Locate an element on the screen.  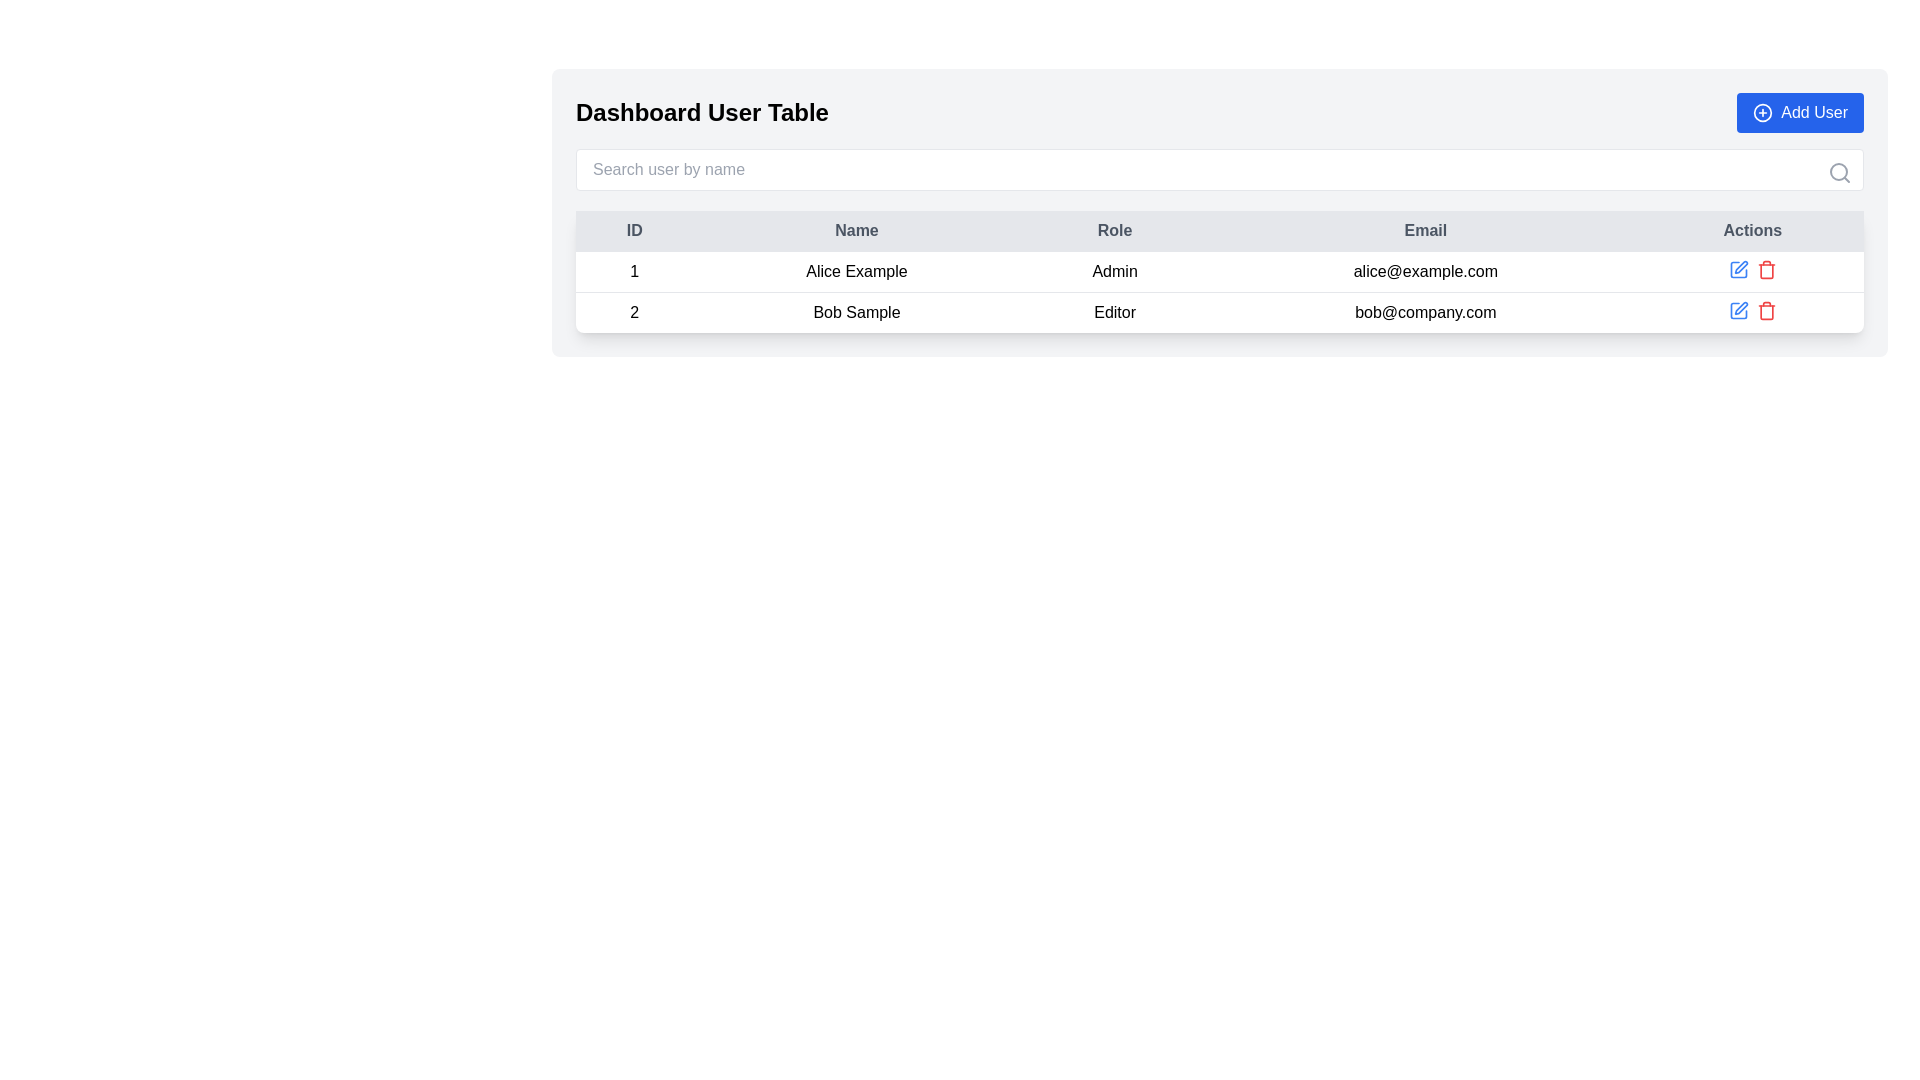
bold, large-sized textual label that reads 'Dashboard User Table', which serves as the title of the section is located at coordinates (702, 112).